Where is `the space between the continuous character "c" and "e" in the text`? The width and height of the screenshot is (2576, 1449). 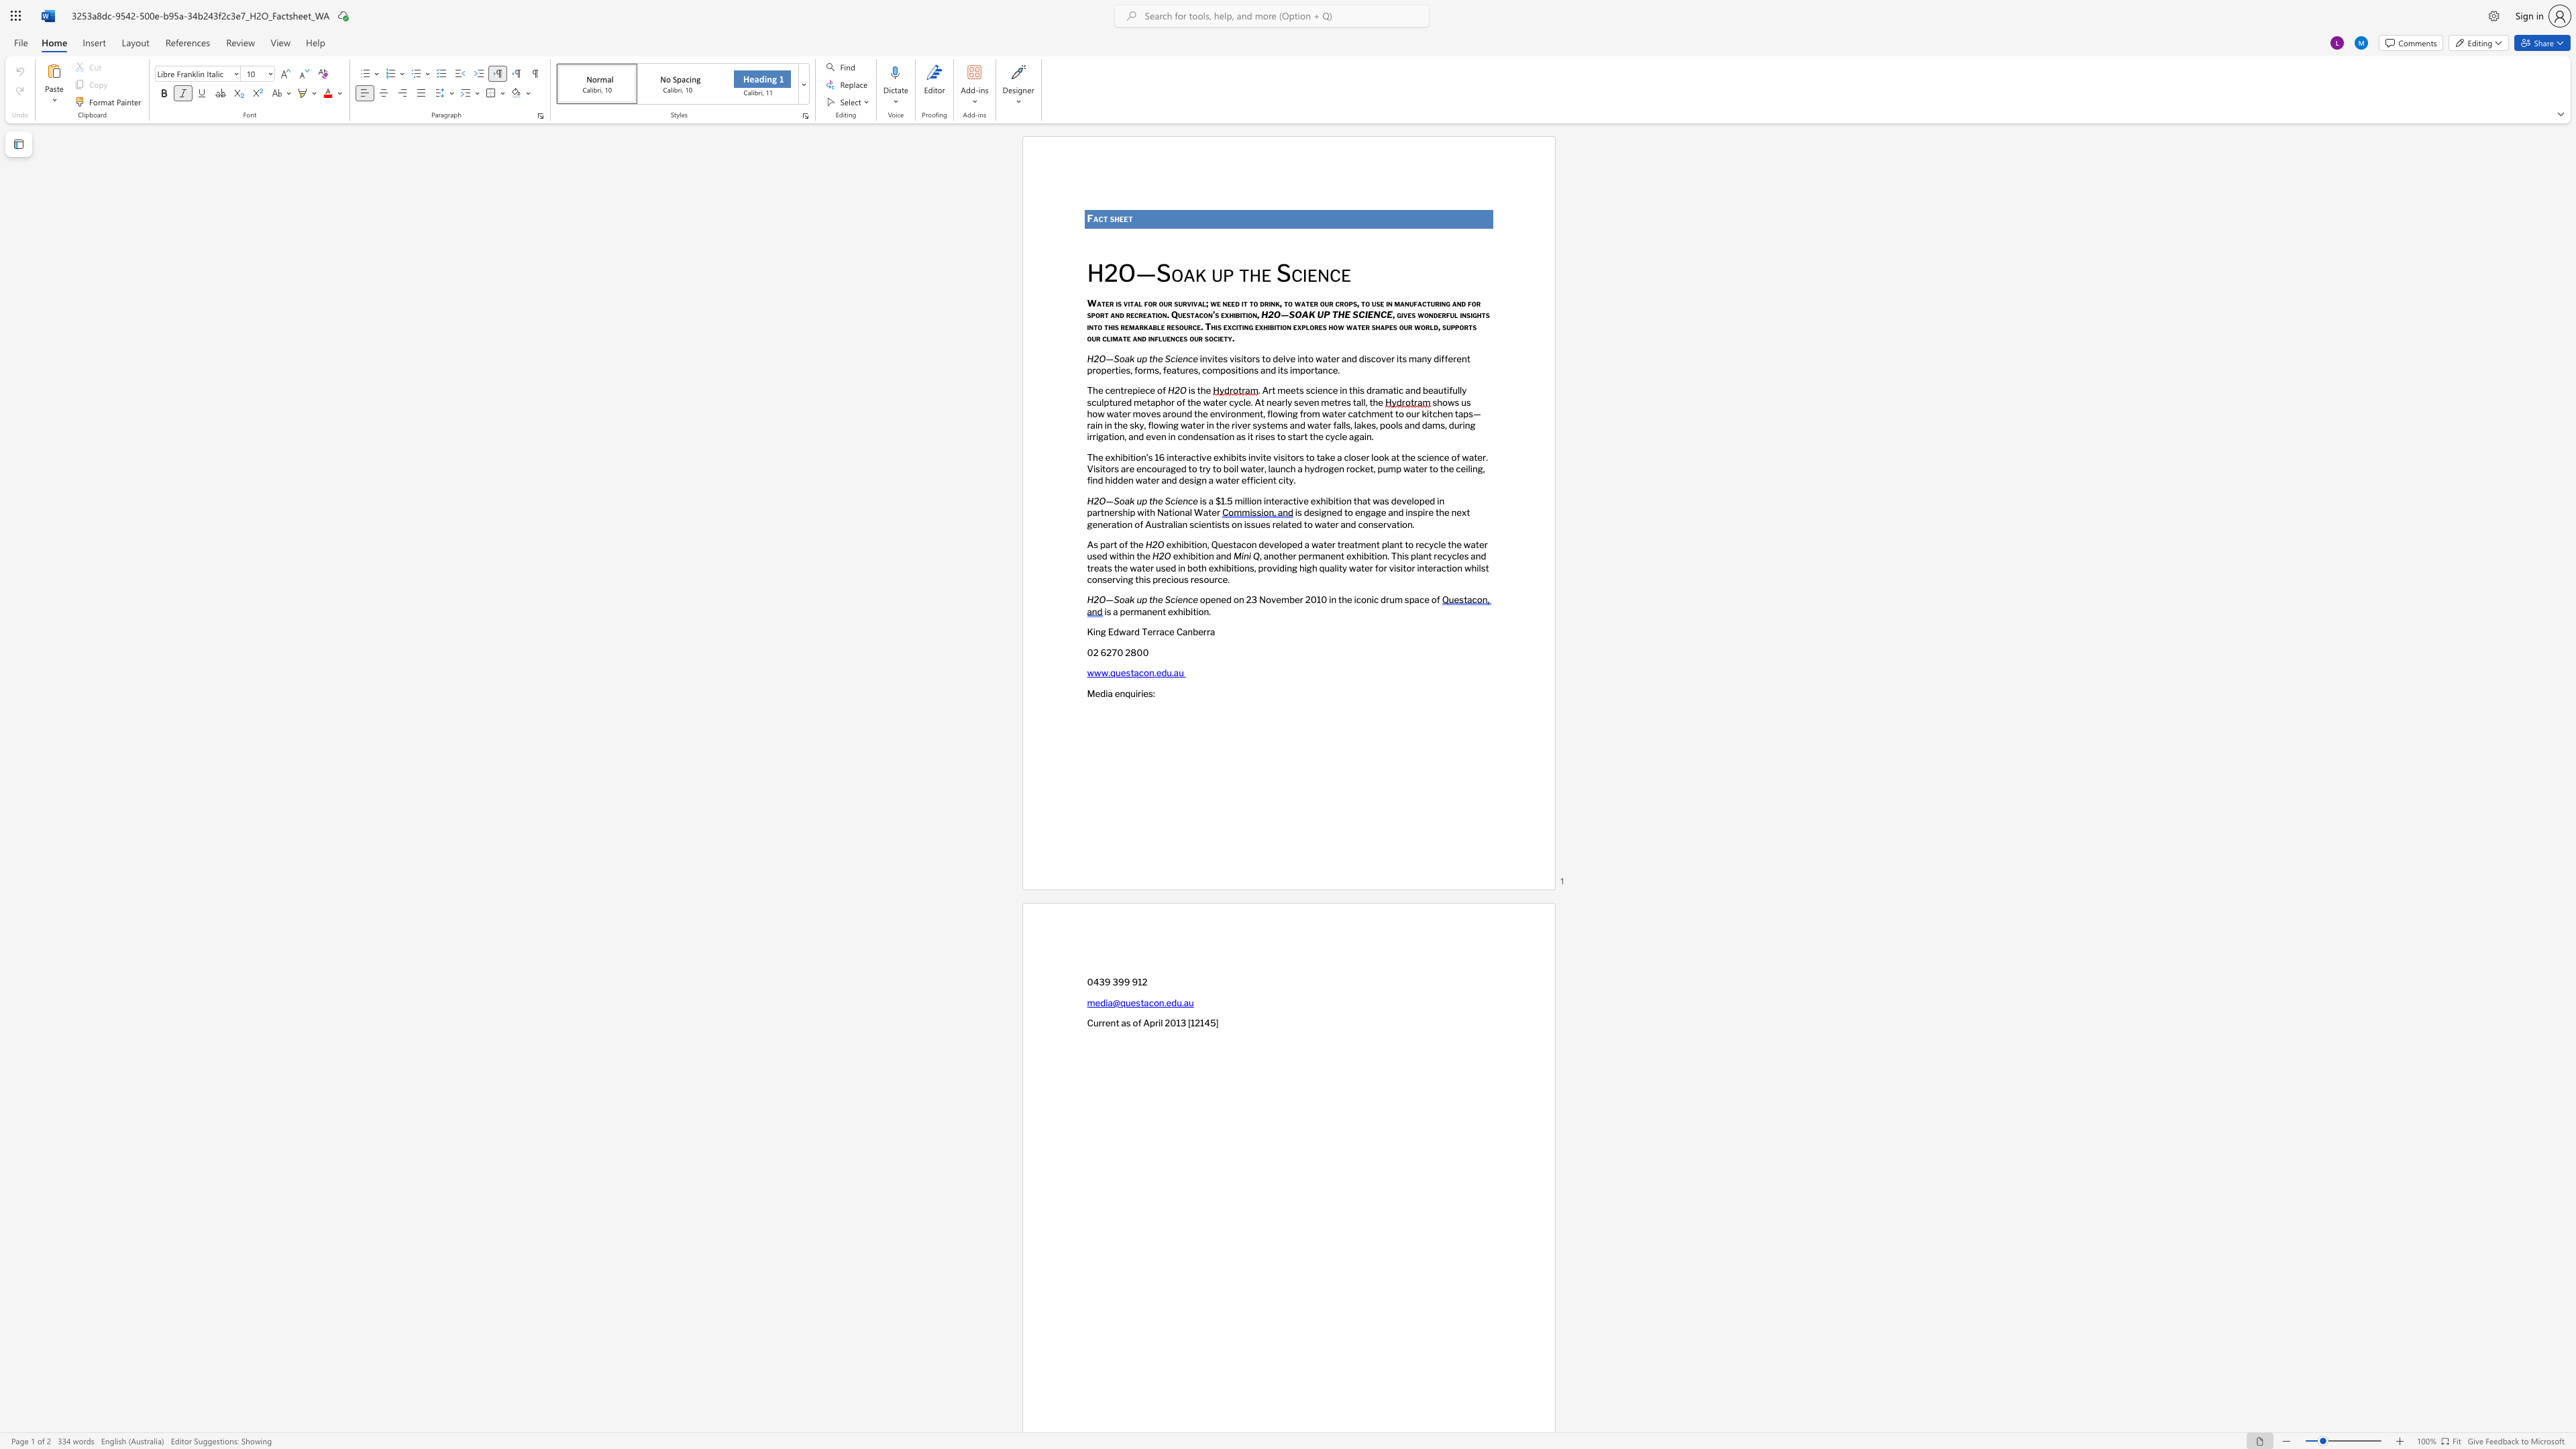 the space between the continuous character "c" and "e" in the text is located at coordinates (1192, 599).